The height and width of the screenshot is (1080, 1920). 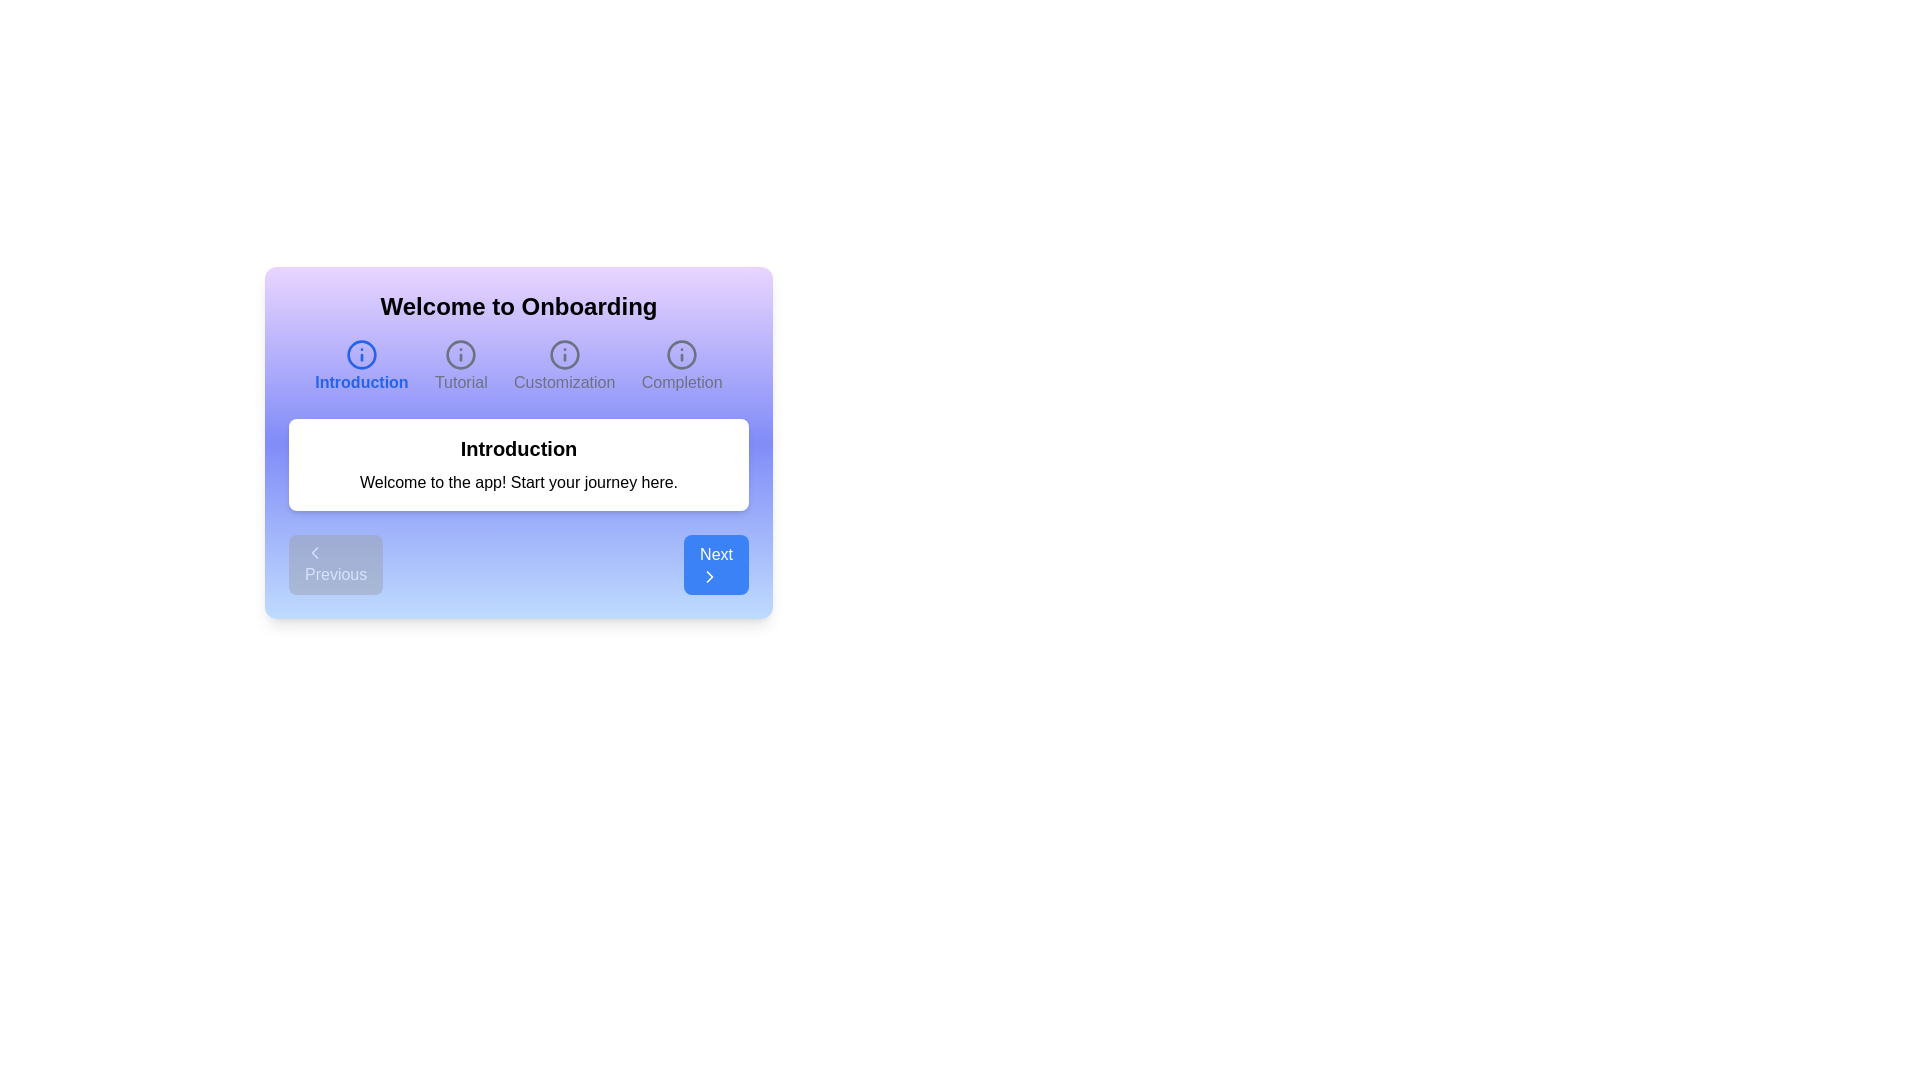 I want to click on the heading text element located at the top center of the onboarding section, so click(x=518, y=307).